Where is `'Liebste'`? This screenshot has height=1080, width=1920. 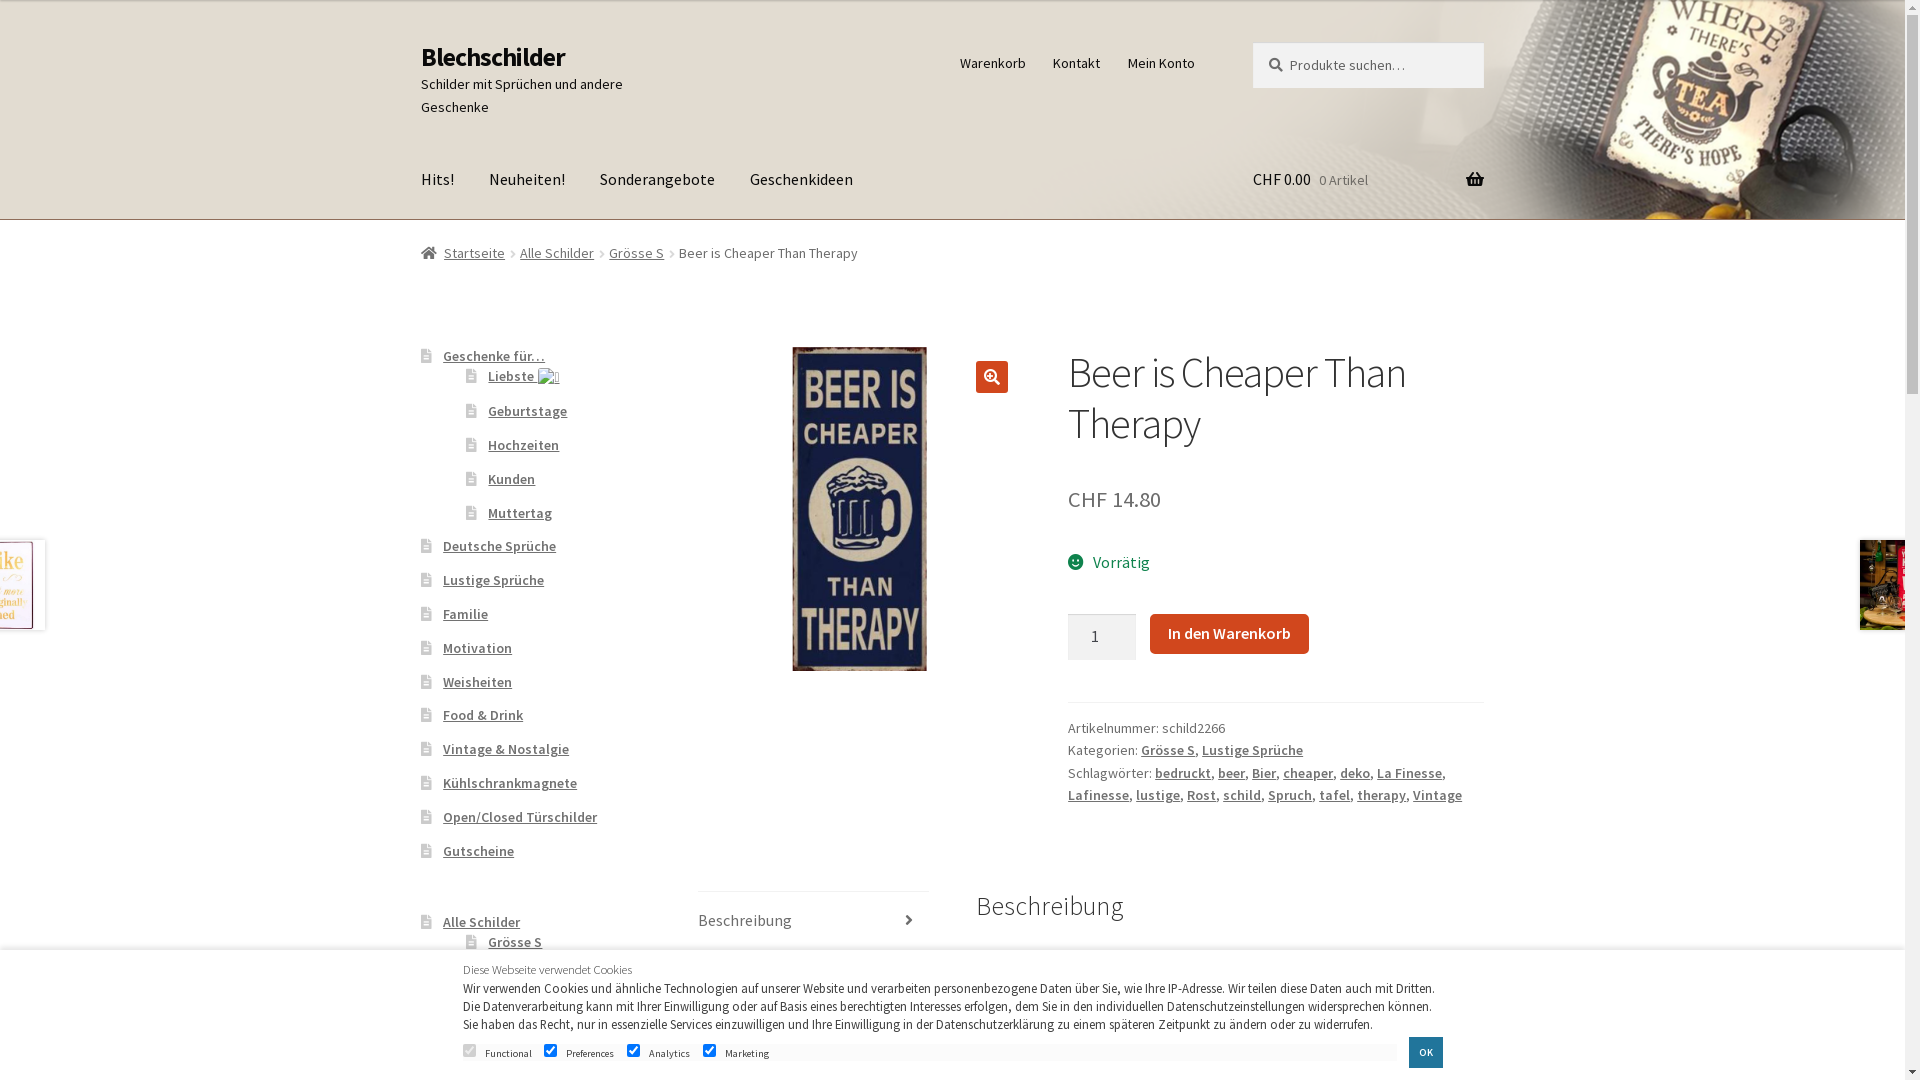
'Liebste' is located at coordinates (488, 375).